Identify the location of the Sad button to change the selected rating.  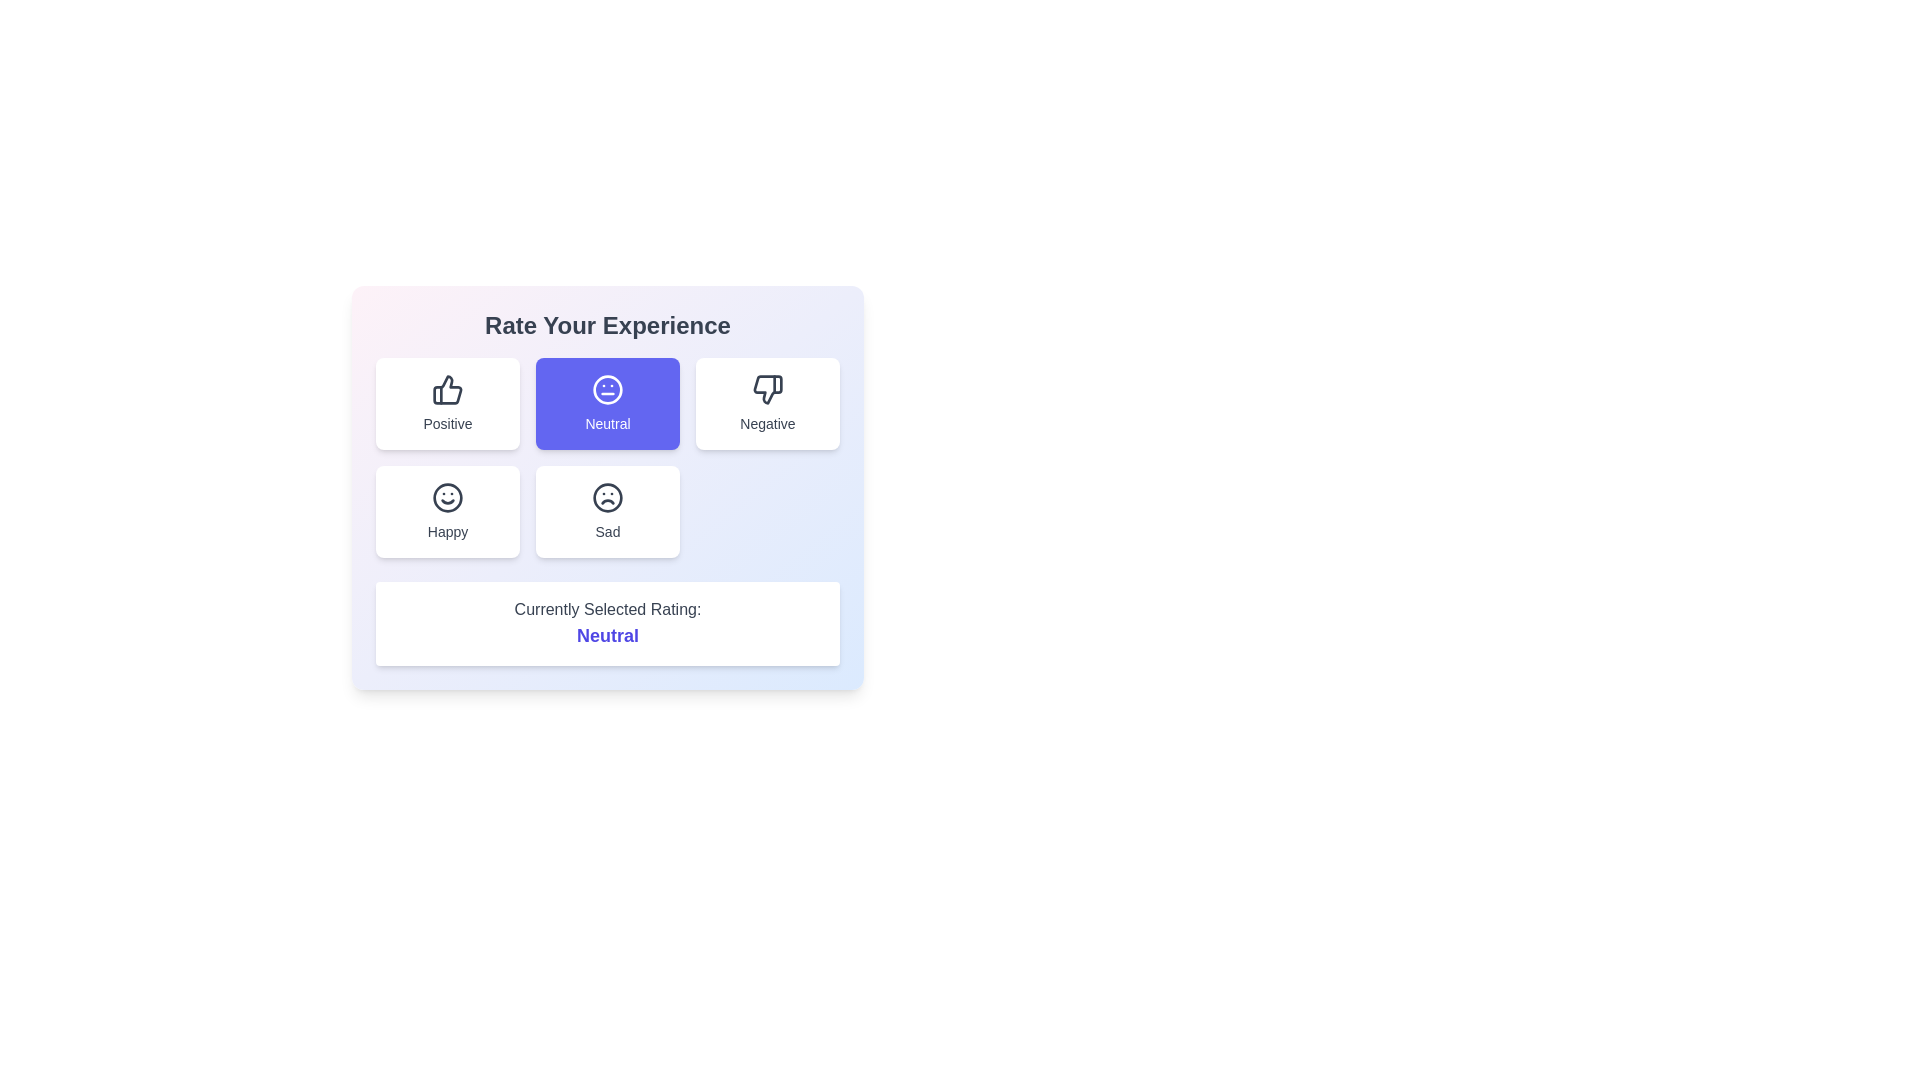
(607, 511).